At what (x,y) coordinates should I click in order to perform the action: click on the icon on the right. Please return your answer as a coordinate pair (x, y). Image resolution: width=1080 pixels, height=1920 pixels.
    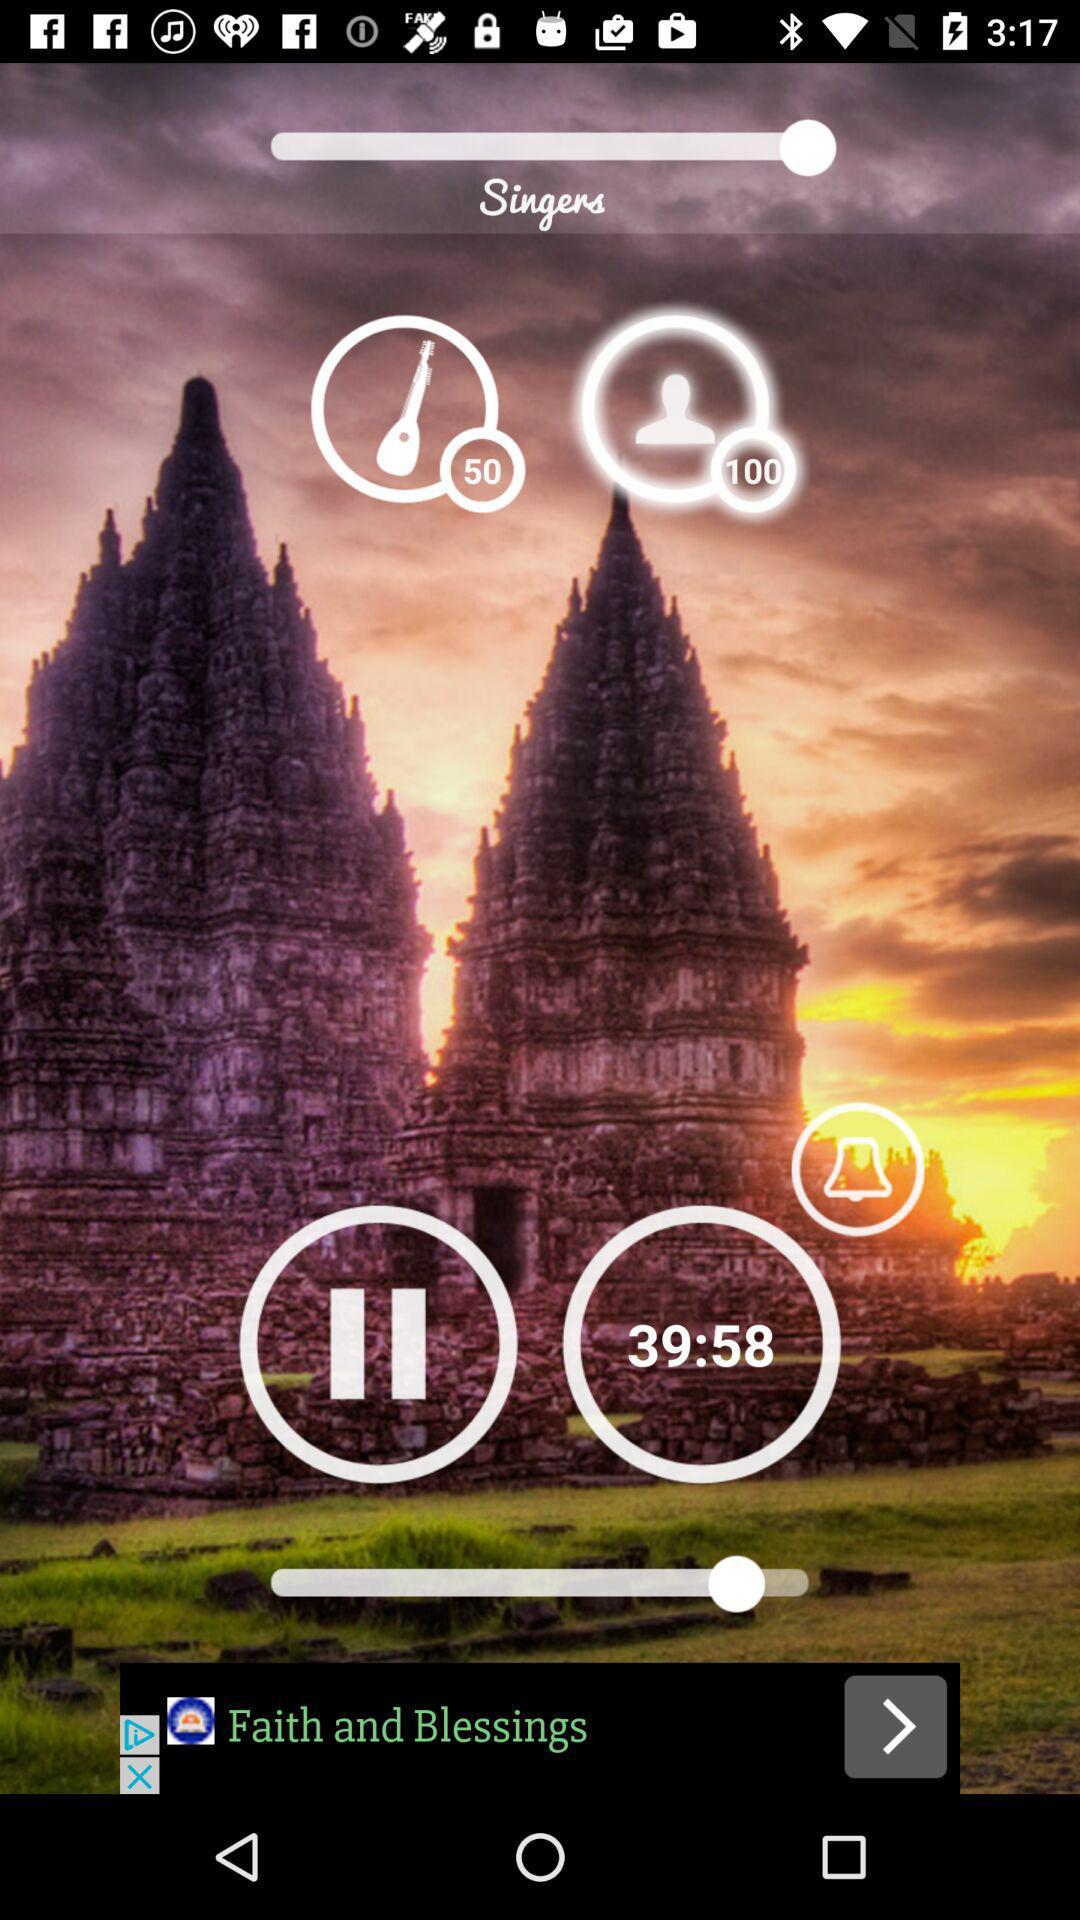
    Looking at the image, I should click on (856, 1168).